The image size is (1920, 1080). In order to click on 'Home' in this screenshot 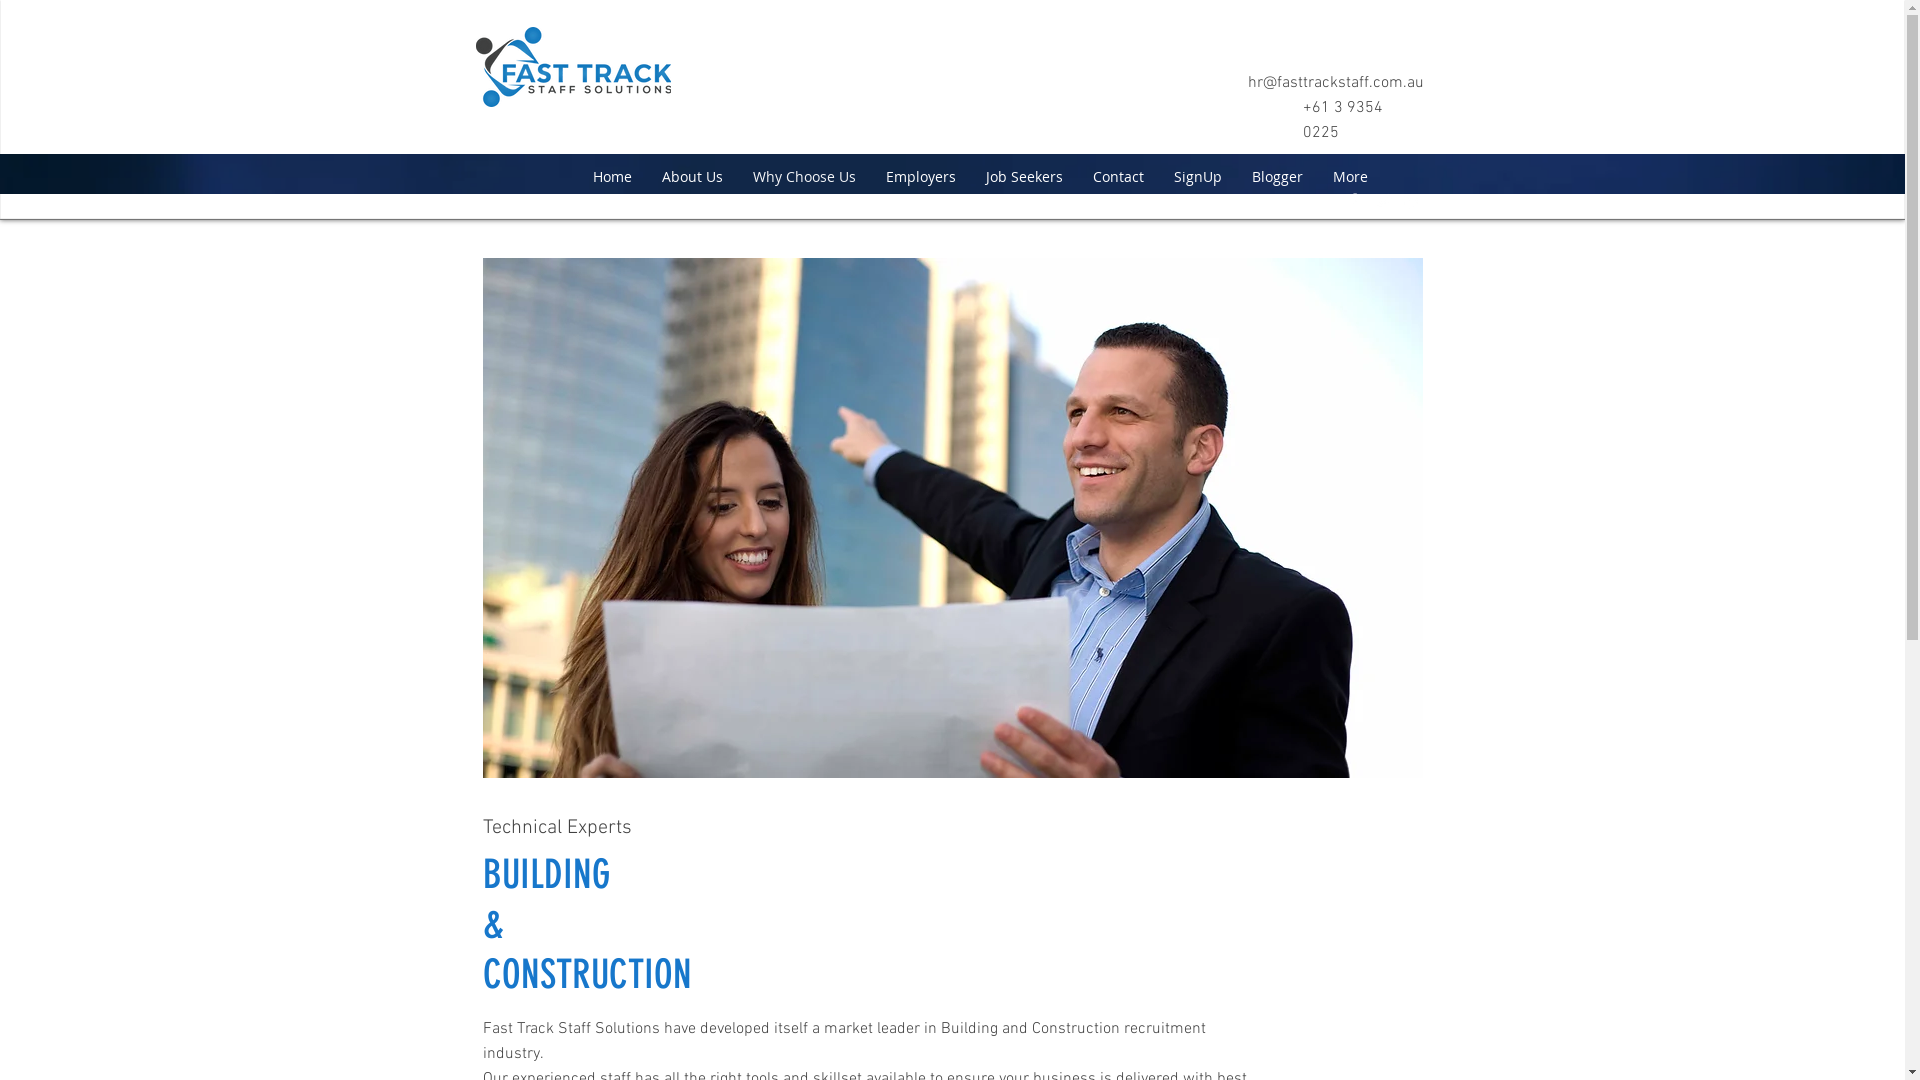, I will do `click(611, 175)`.